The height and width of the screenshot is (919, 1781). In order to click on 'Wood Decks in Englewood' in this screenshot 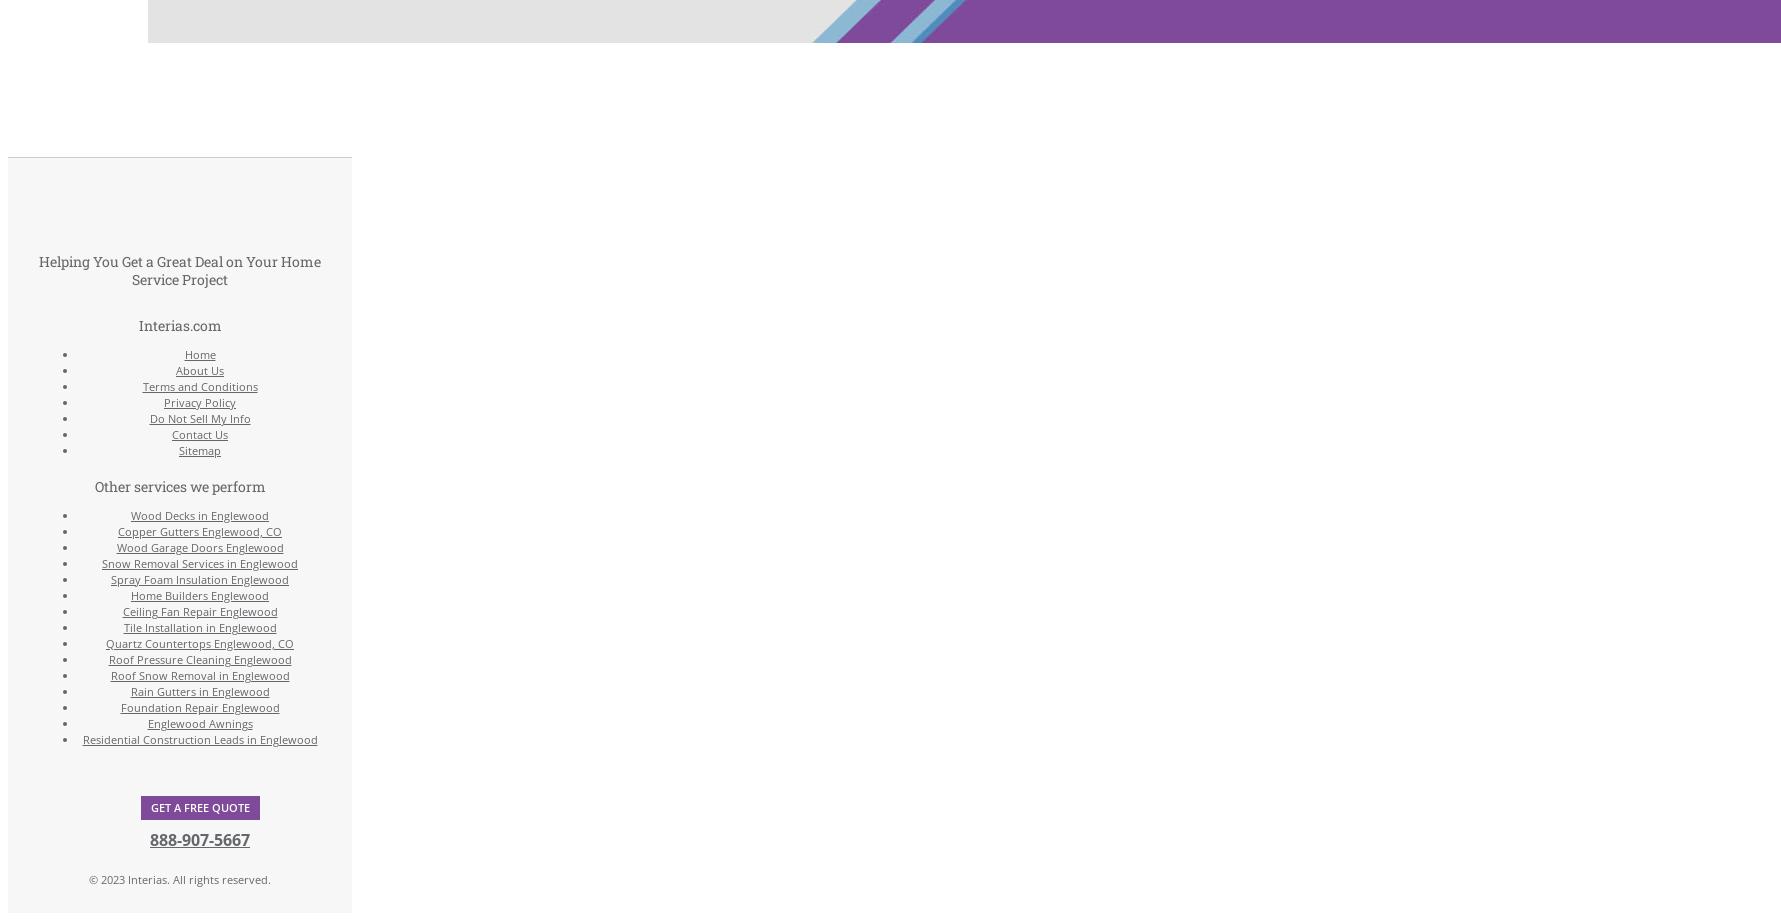, I will do `click(200, 513)`.